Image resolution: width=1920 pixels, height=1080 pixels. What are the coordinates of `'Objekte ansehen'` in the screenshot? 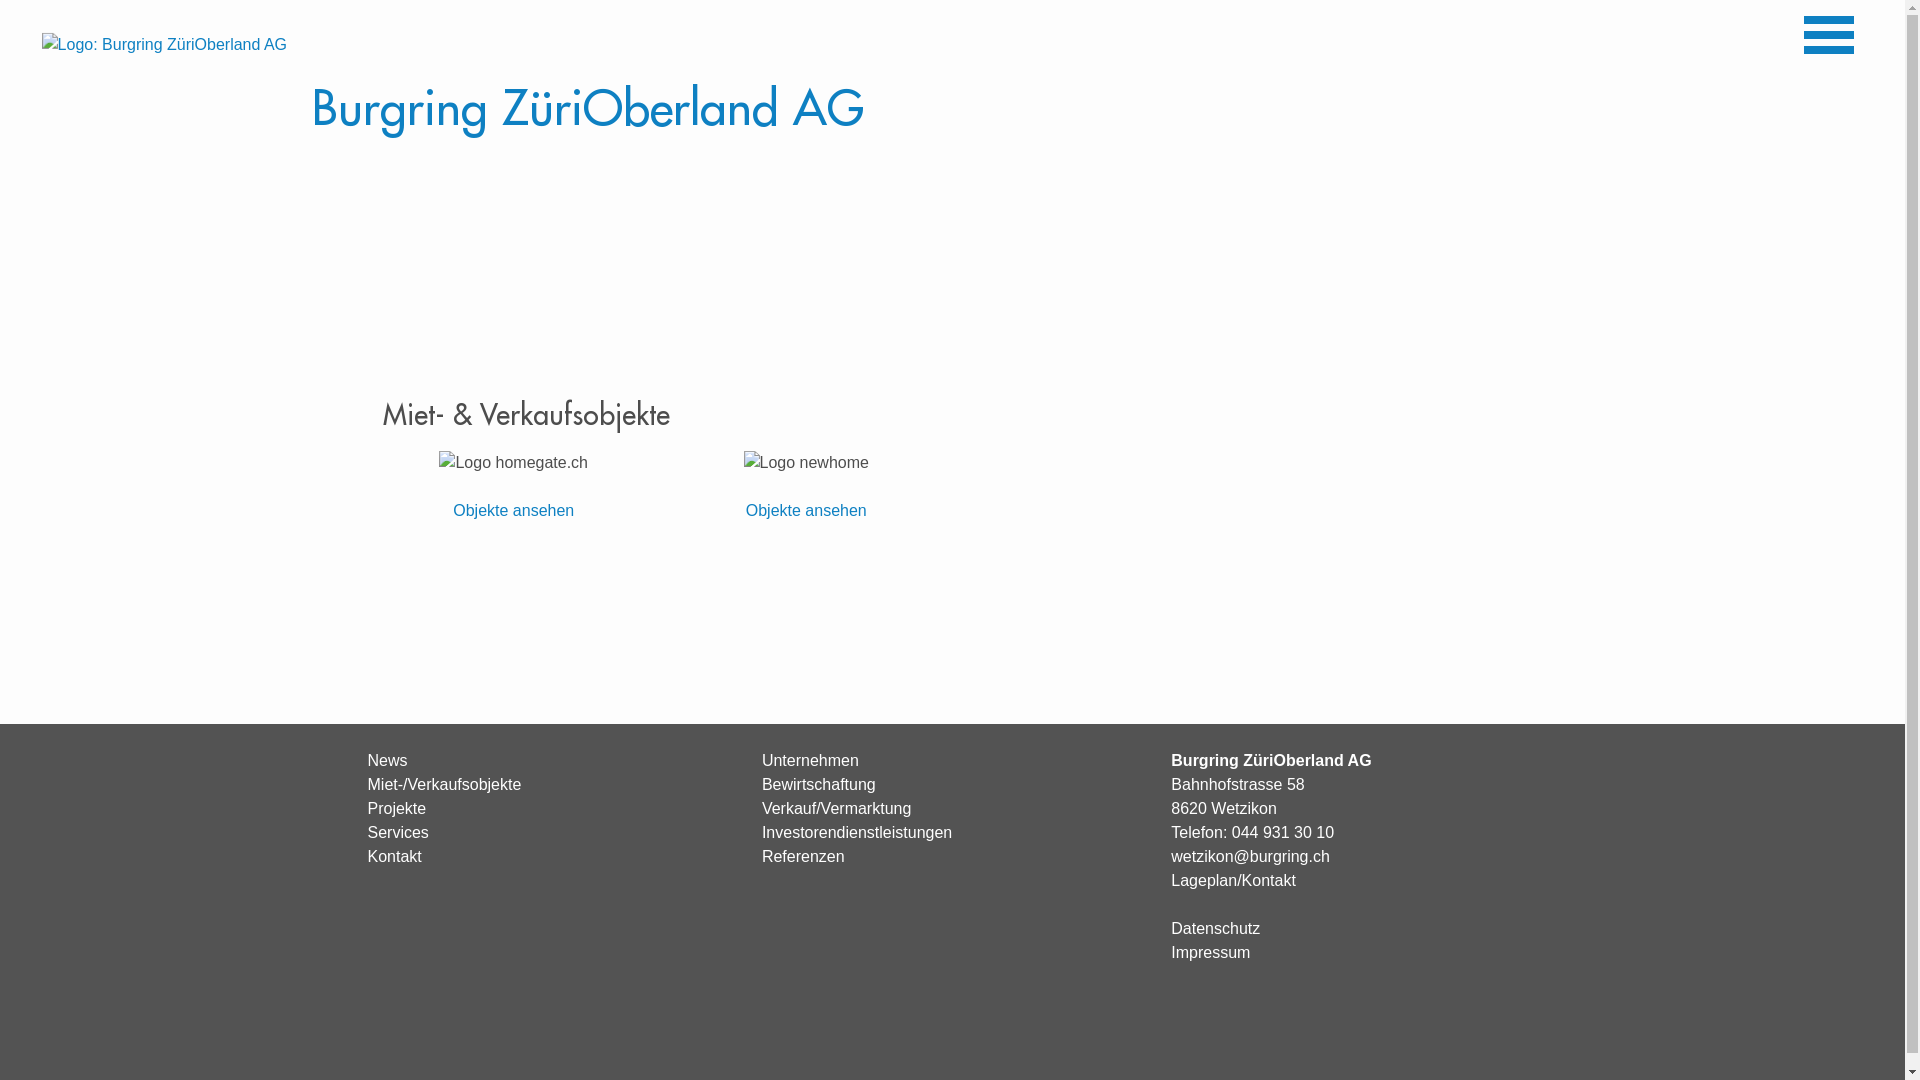 It's located at (806, 509).